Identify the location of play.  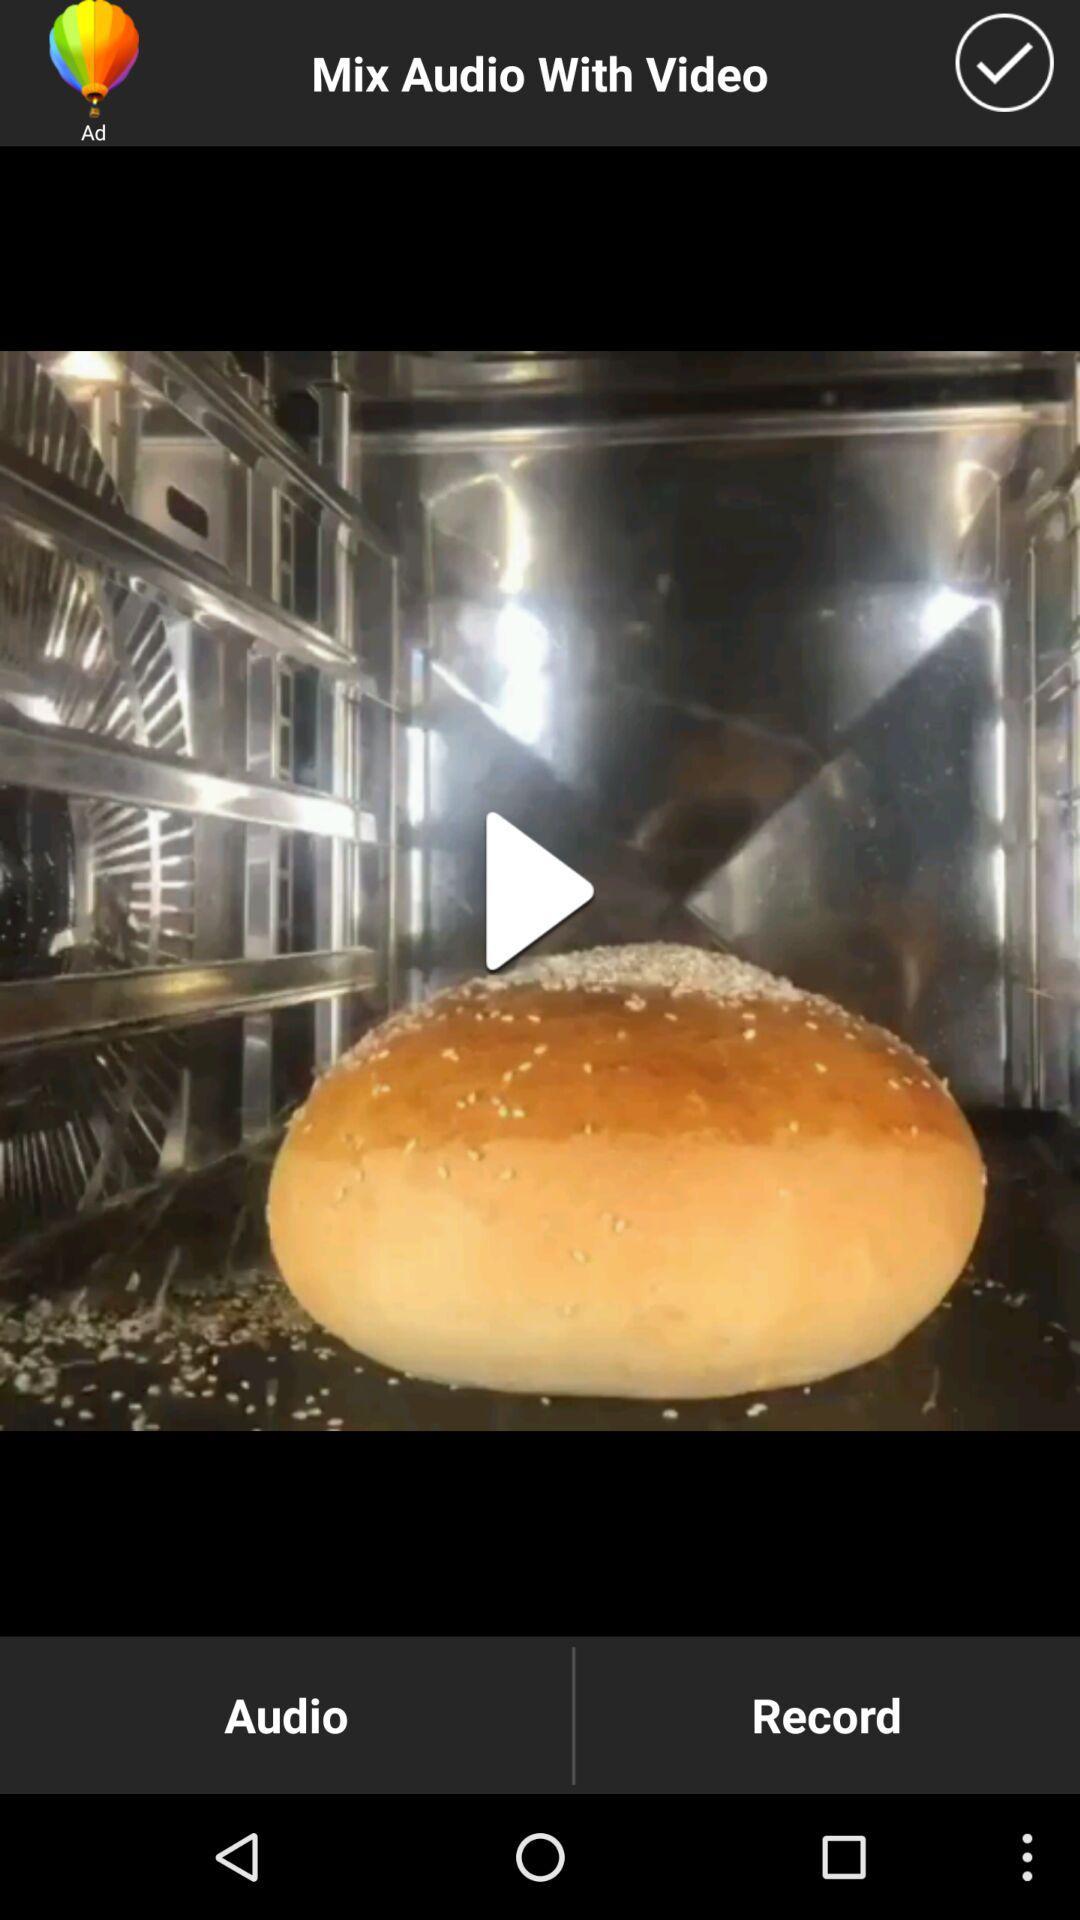
(540, 890).